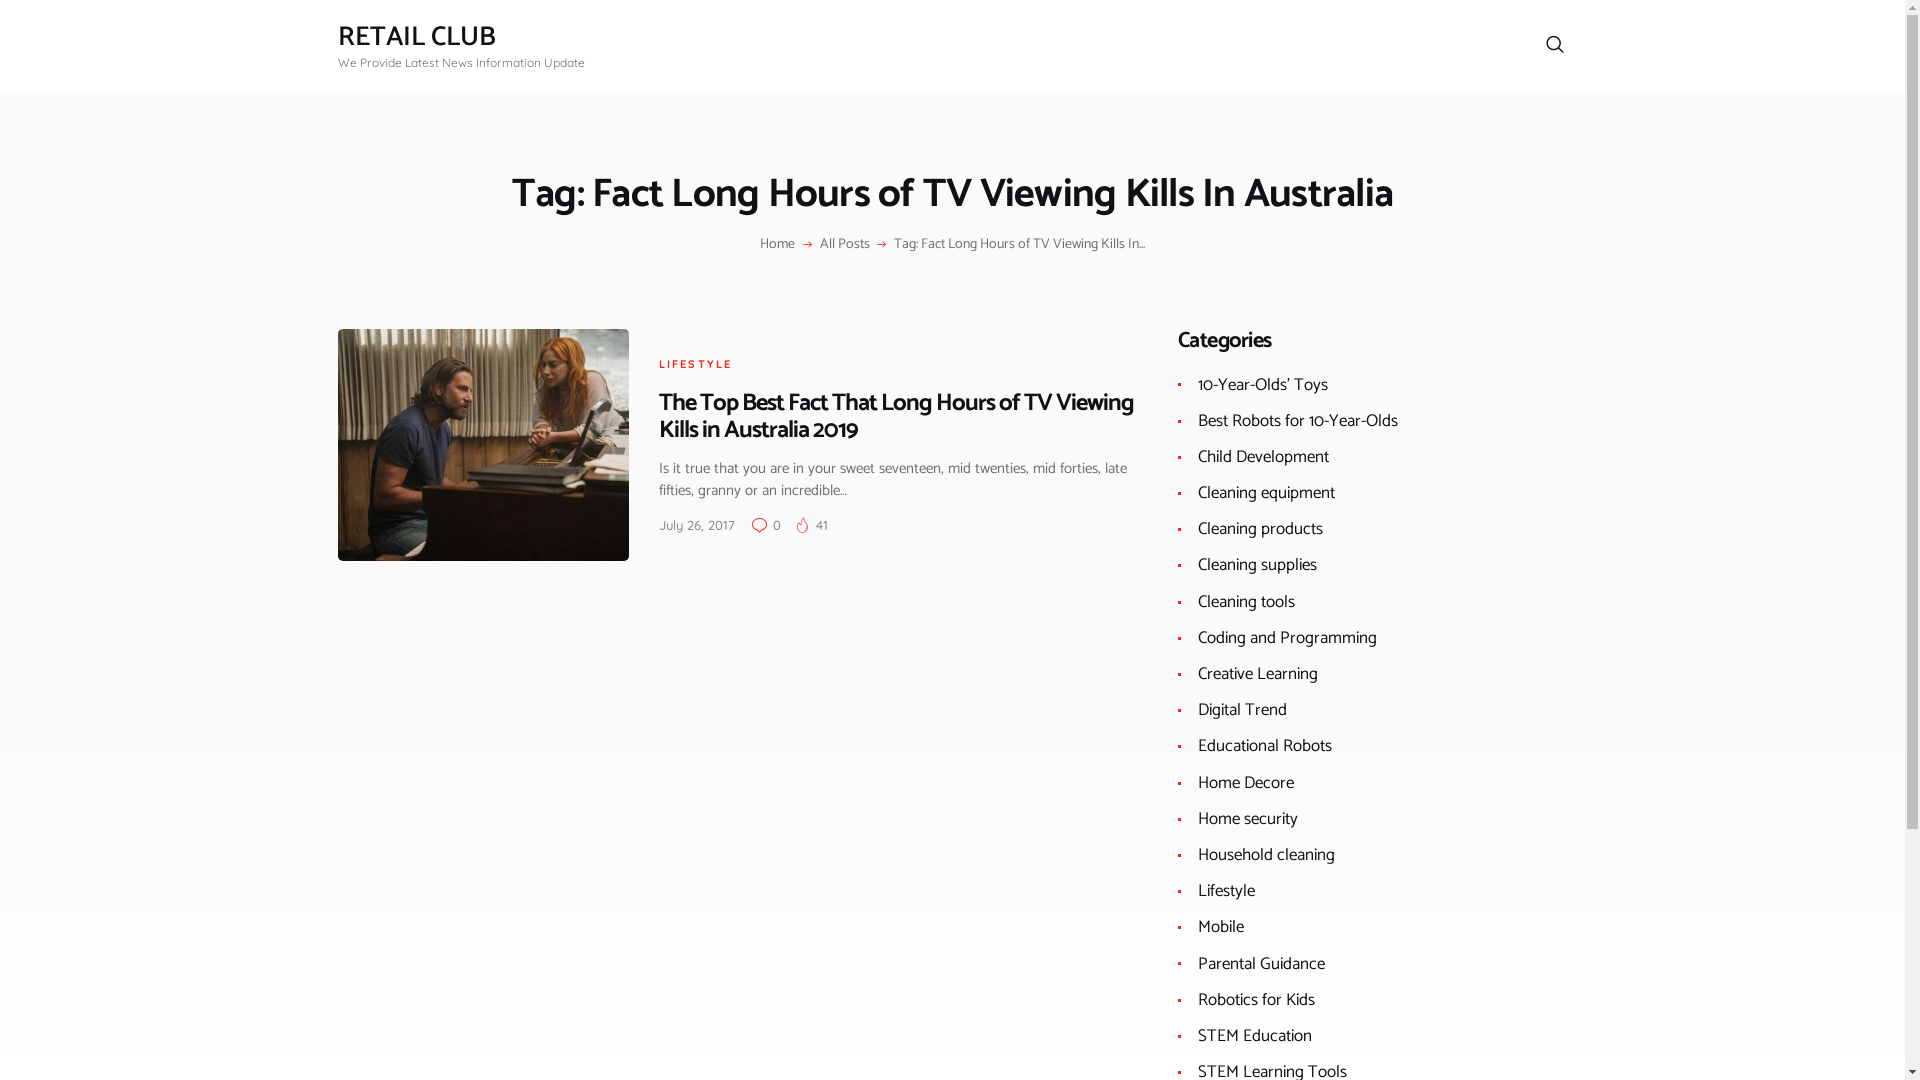 The image size is (1920, 1080). Describe the element at coordinates (844, 243) in the screenshot. I see `'All Posts'` at that location.